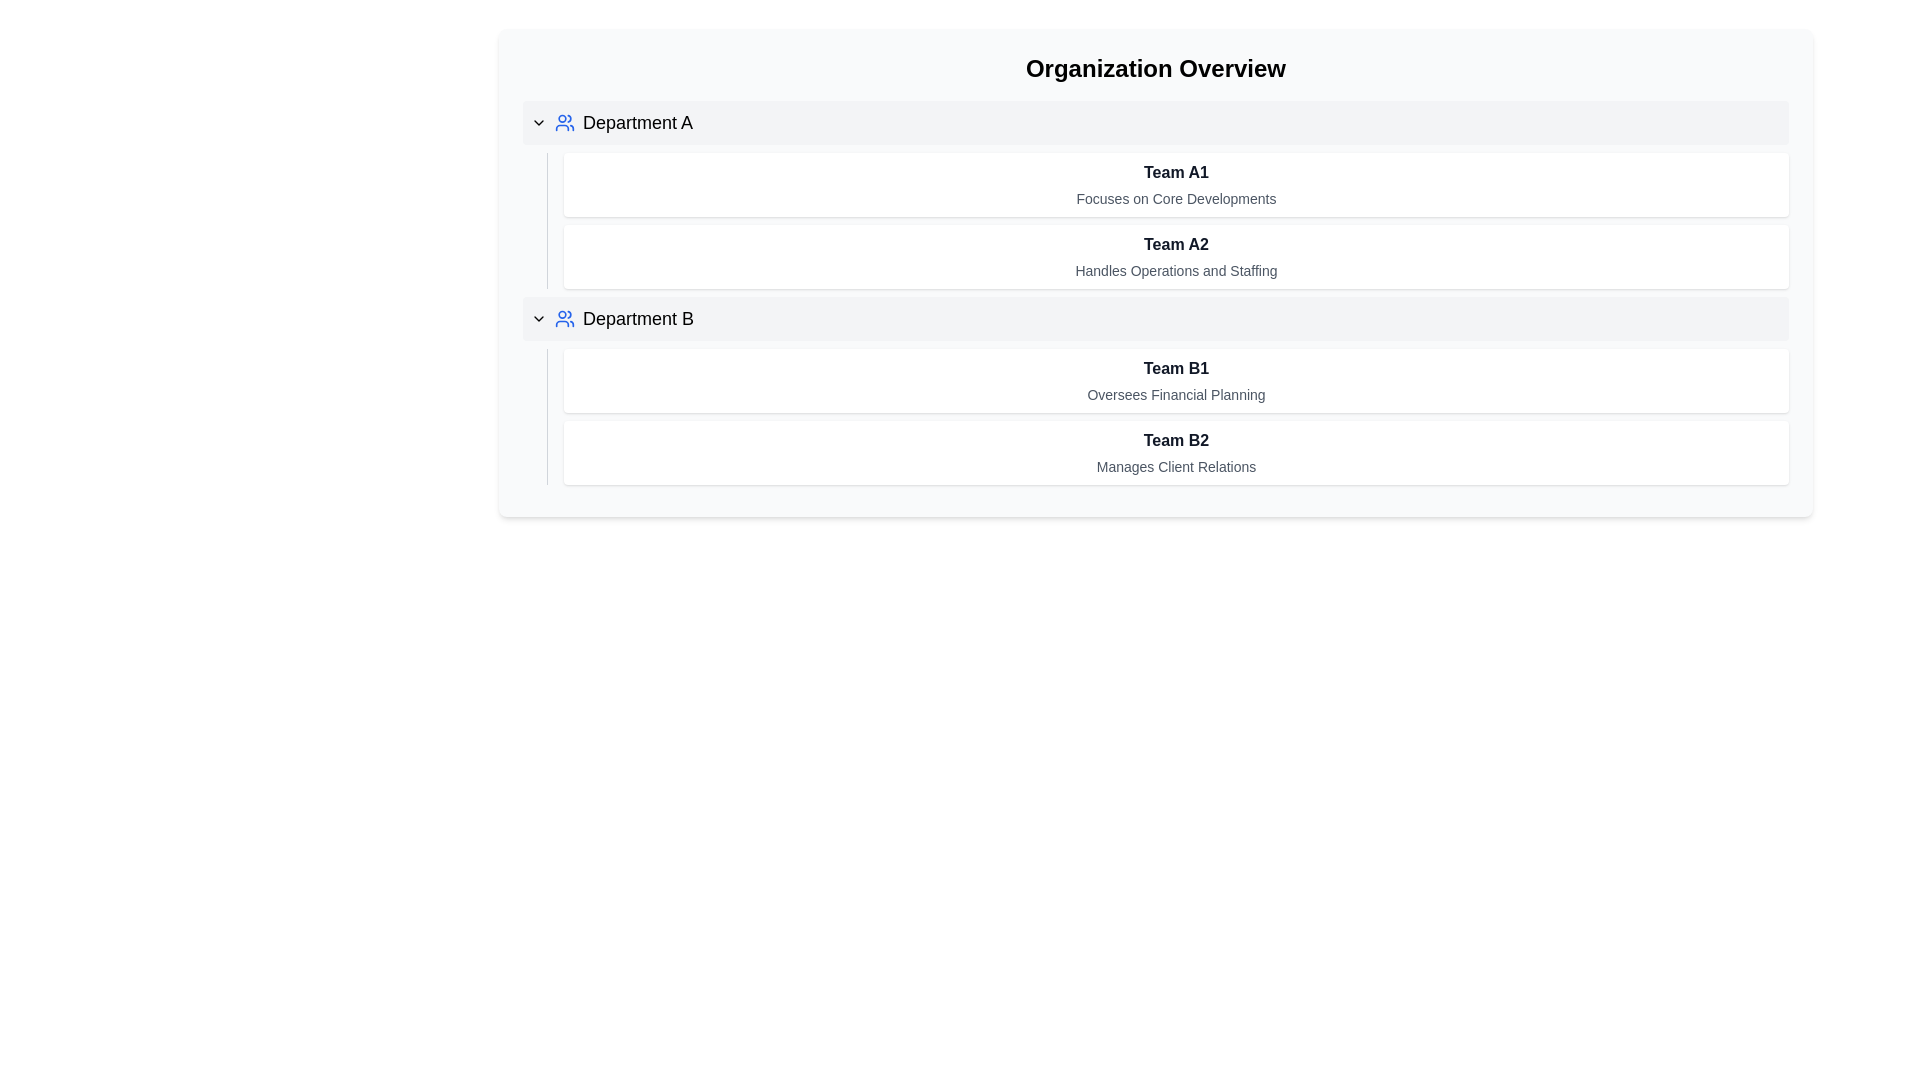  What do you see at coordinates (538, 123) in the screenshot?
I see `the chevron-down SVG icon` at bounding box center [538, 123].